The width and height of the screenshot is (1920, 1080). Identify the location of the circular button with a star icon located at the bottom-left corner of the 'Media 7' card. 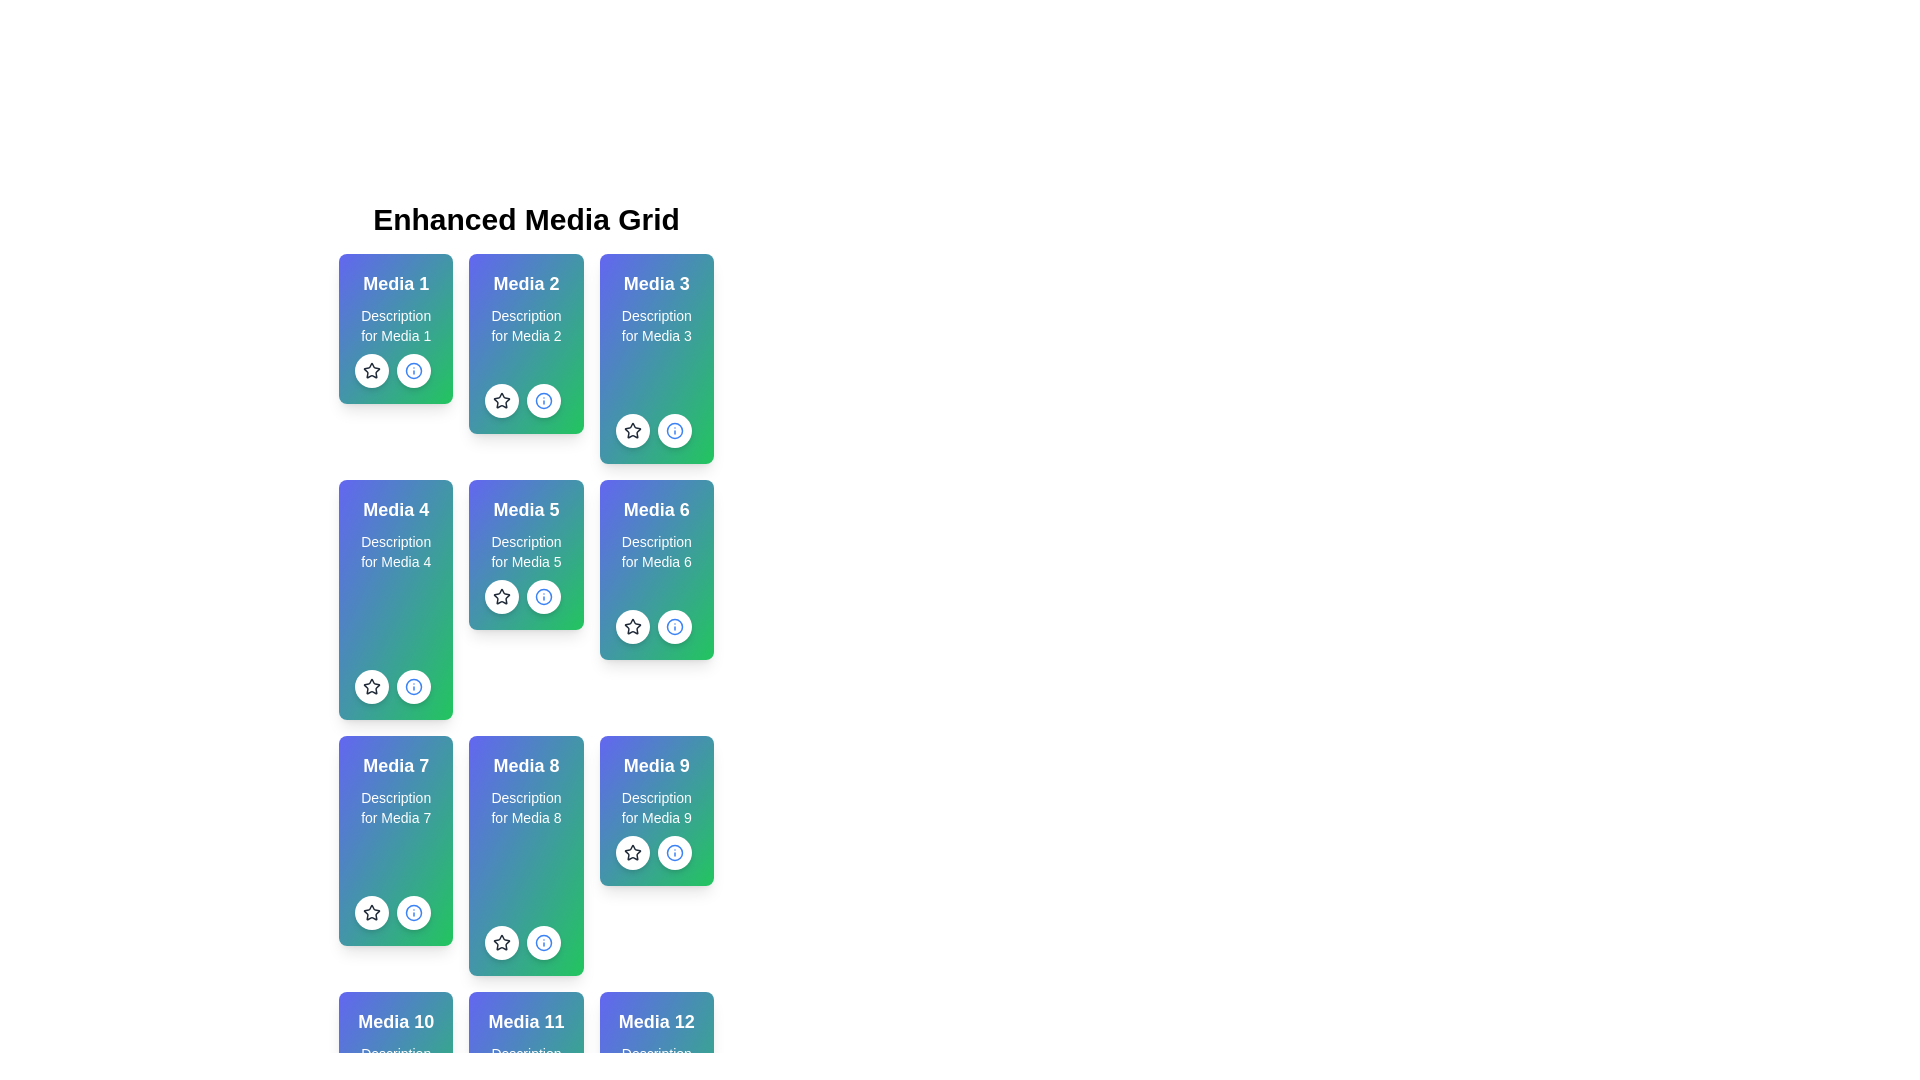
(372, 913).